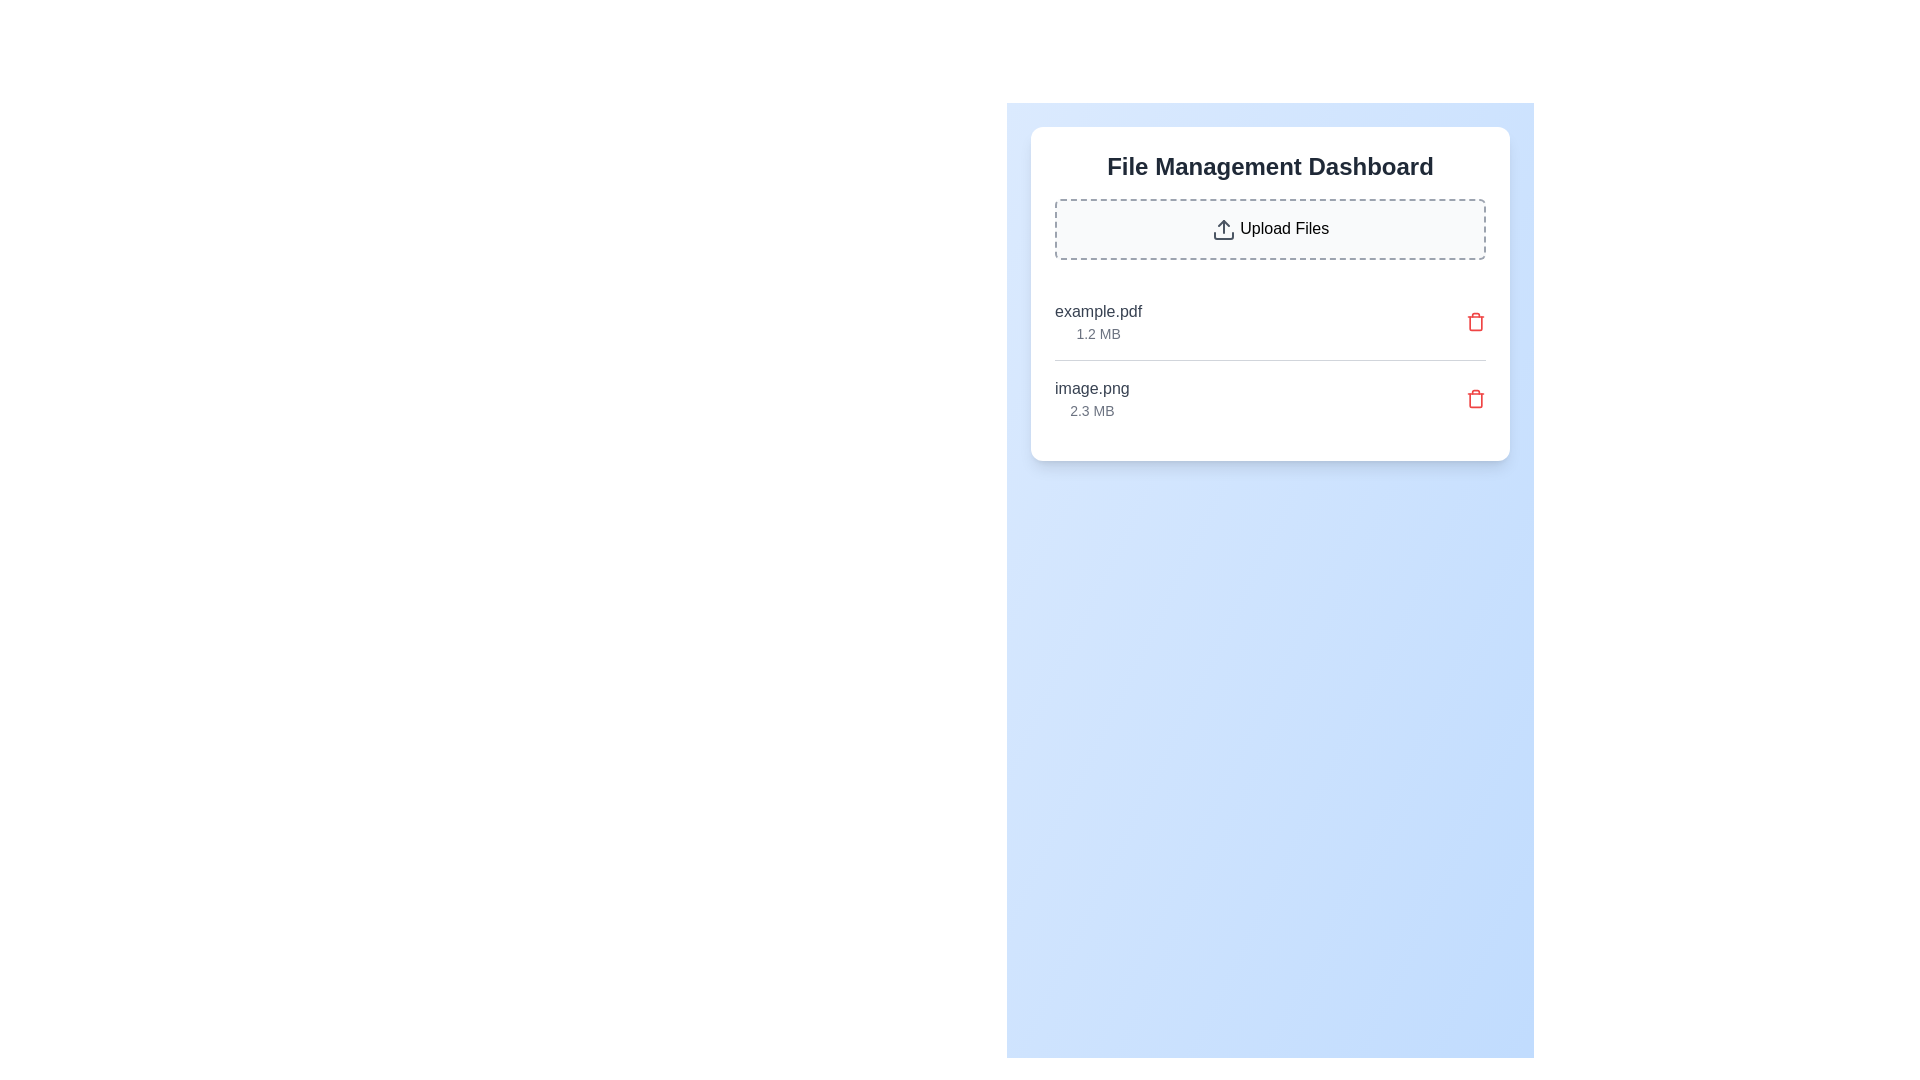 This screenshot has width=1920, height=1080. I want to click on the surrounding area of the text display showing the file name 'image.png' and size '2.3 MB', so click(1091, 398).